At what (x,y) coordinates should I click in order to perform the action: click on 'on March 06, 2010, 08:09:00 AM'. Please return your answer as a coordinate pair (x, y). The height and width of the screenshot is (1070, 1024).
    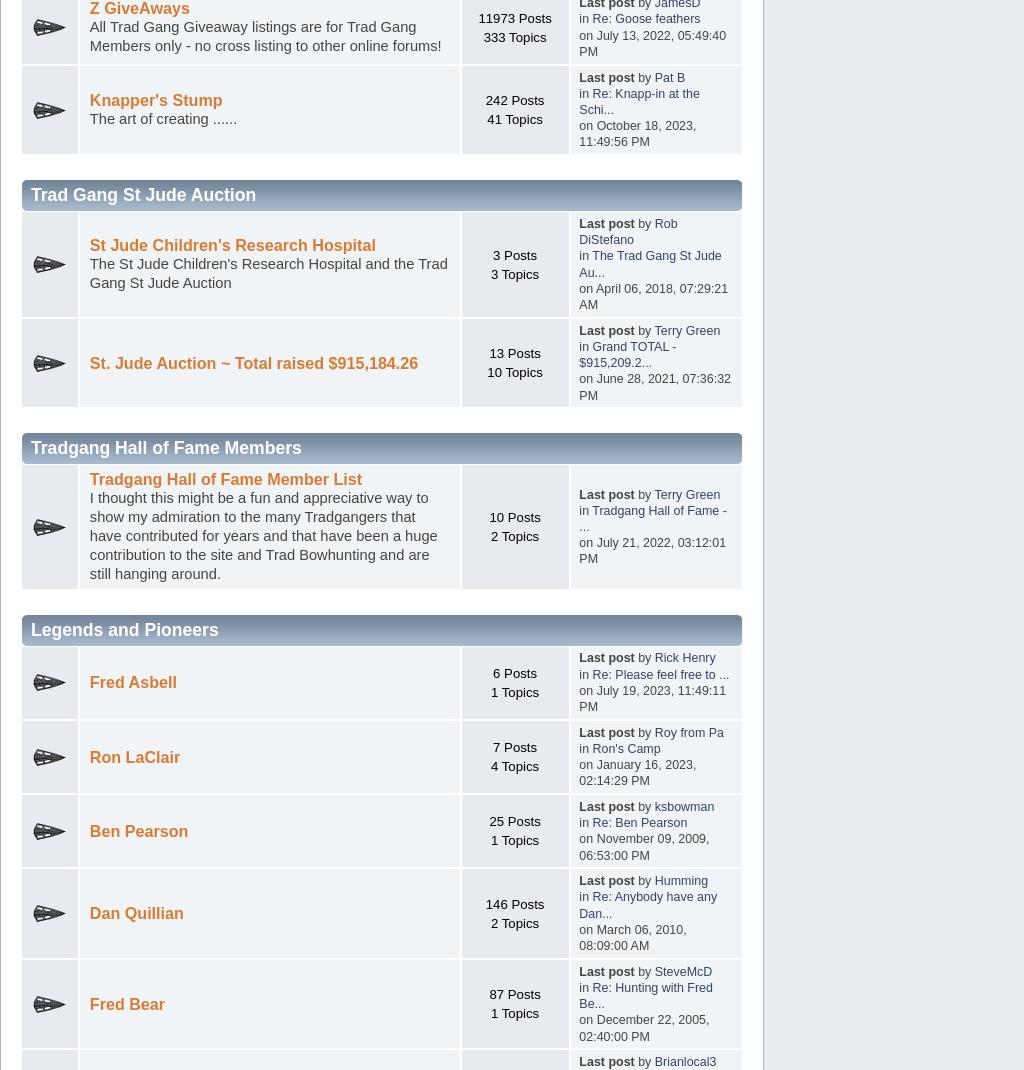
    Looking at the image, I should click on (632, 936).